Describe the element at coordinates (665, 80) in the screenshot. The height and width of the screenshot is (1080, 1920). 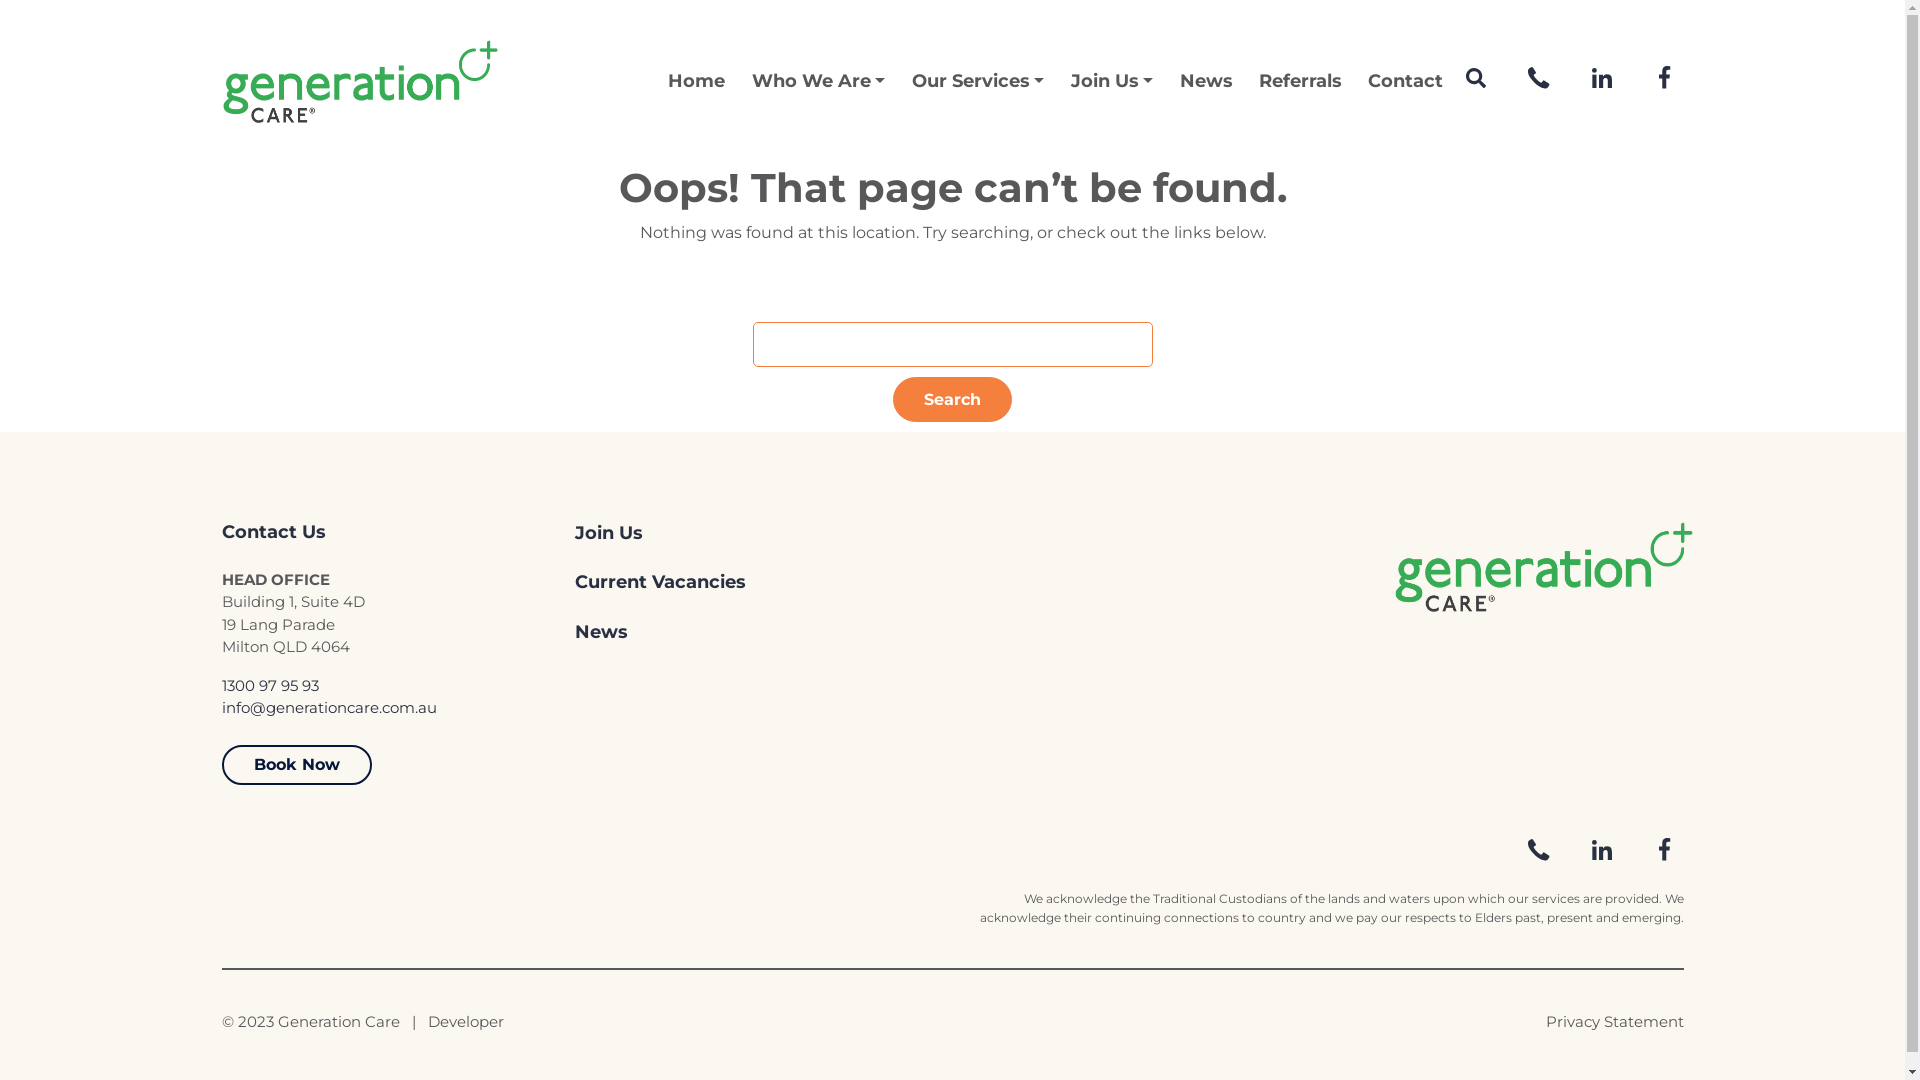
I see `'Home'` at that location.